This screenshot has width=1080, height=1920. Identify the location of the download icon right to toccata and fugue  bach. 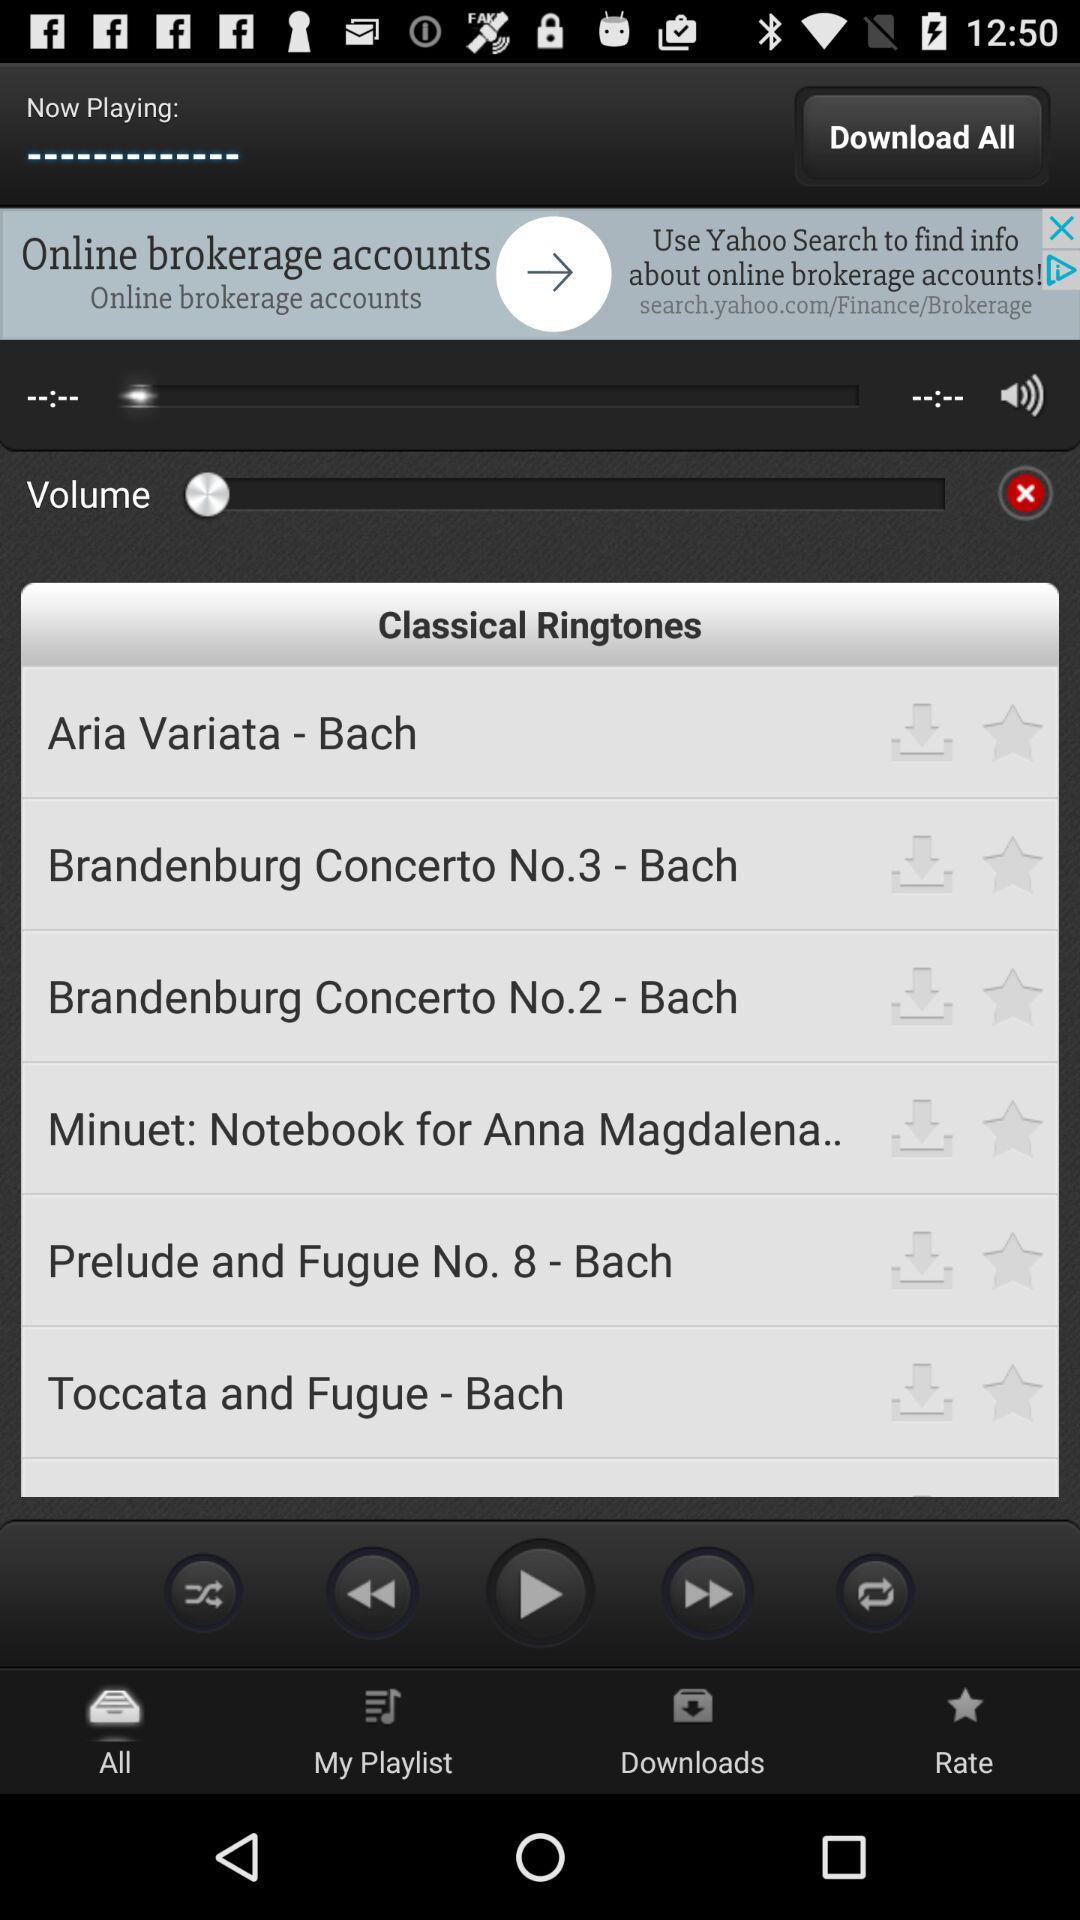
(922, 1390).